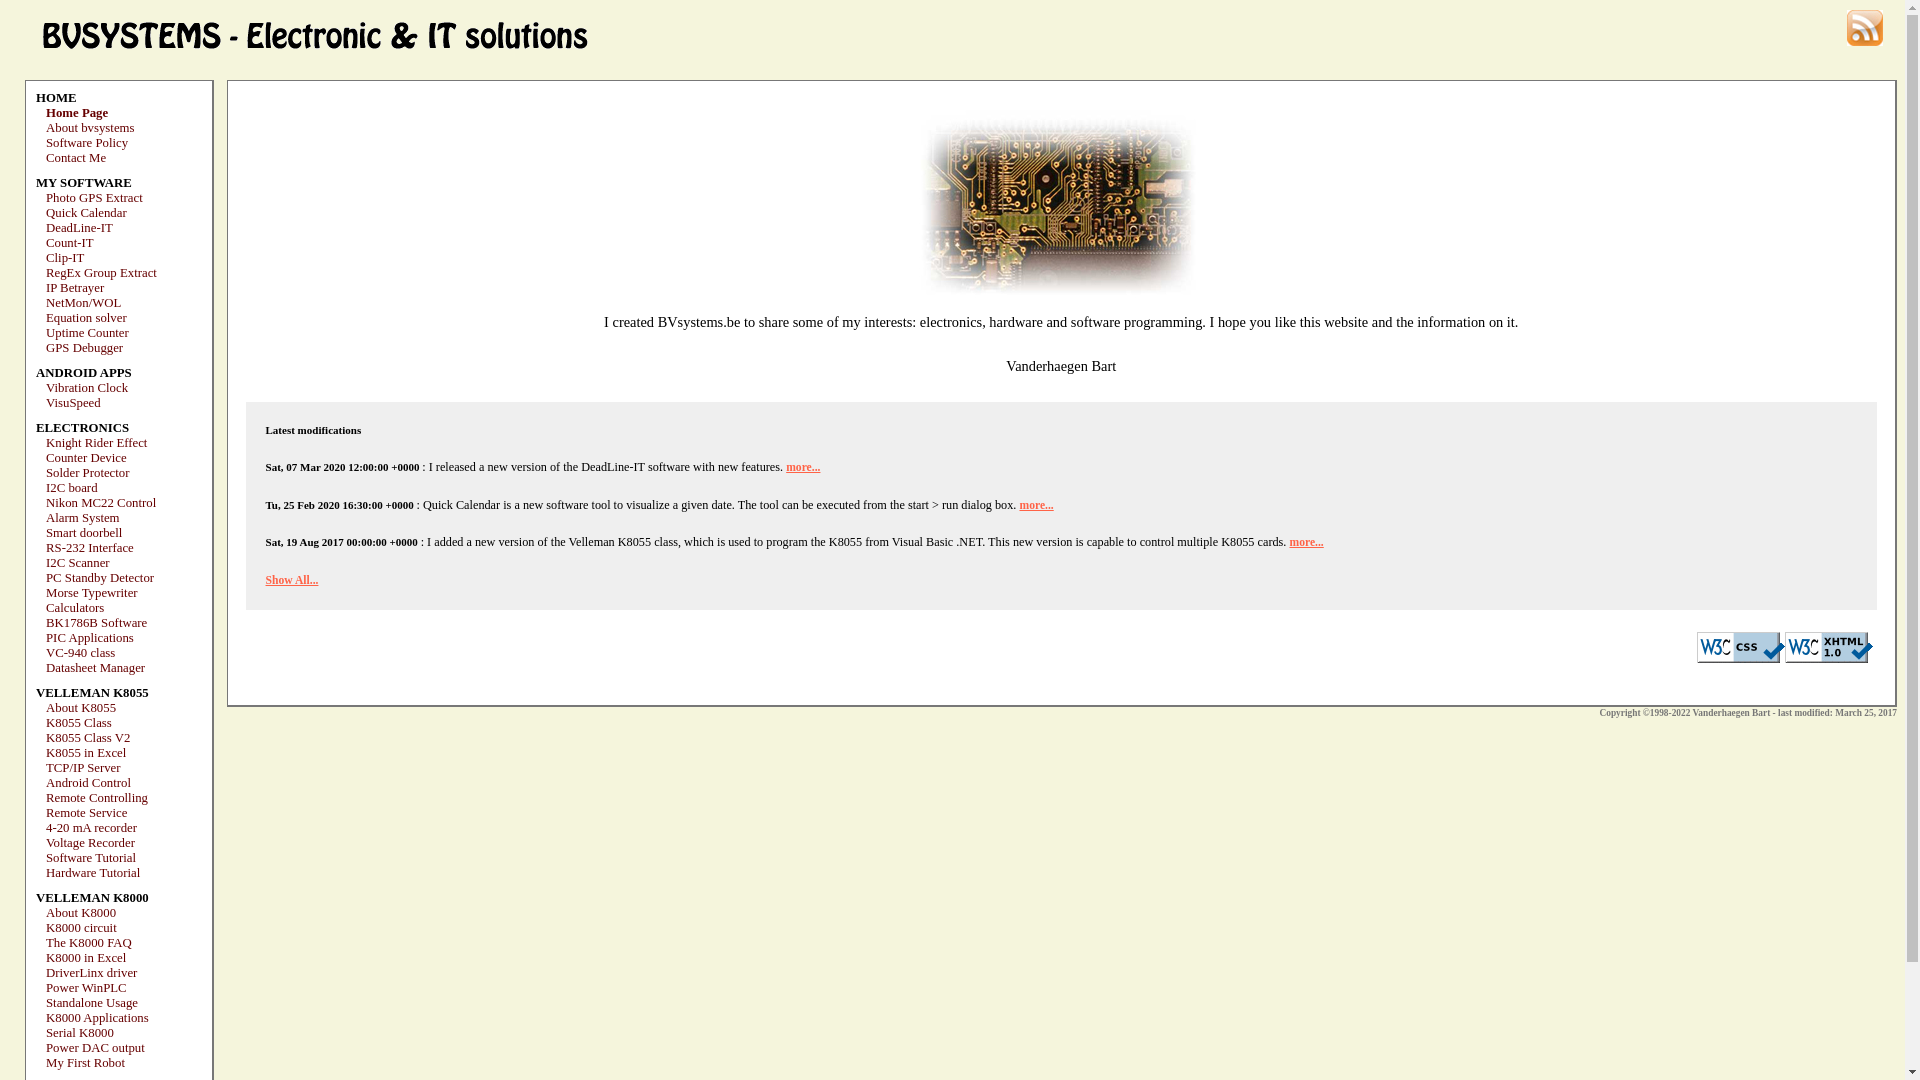 The image size is (1920, 1080). Describe the element at coordinates (82, 303) in the screenshot. I see `'NetMon/WOL'` at that location.